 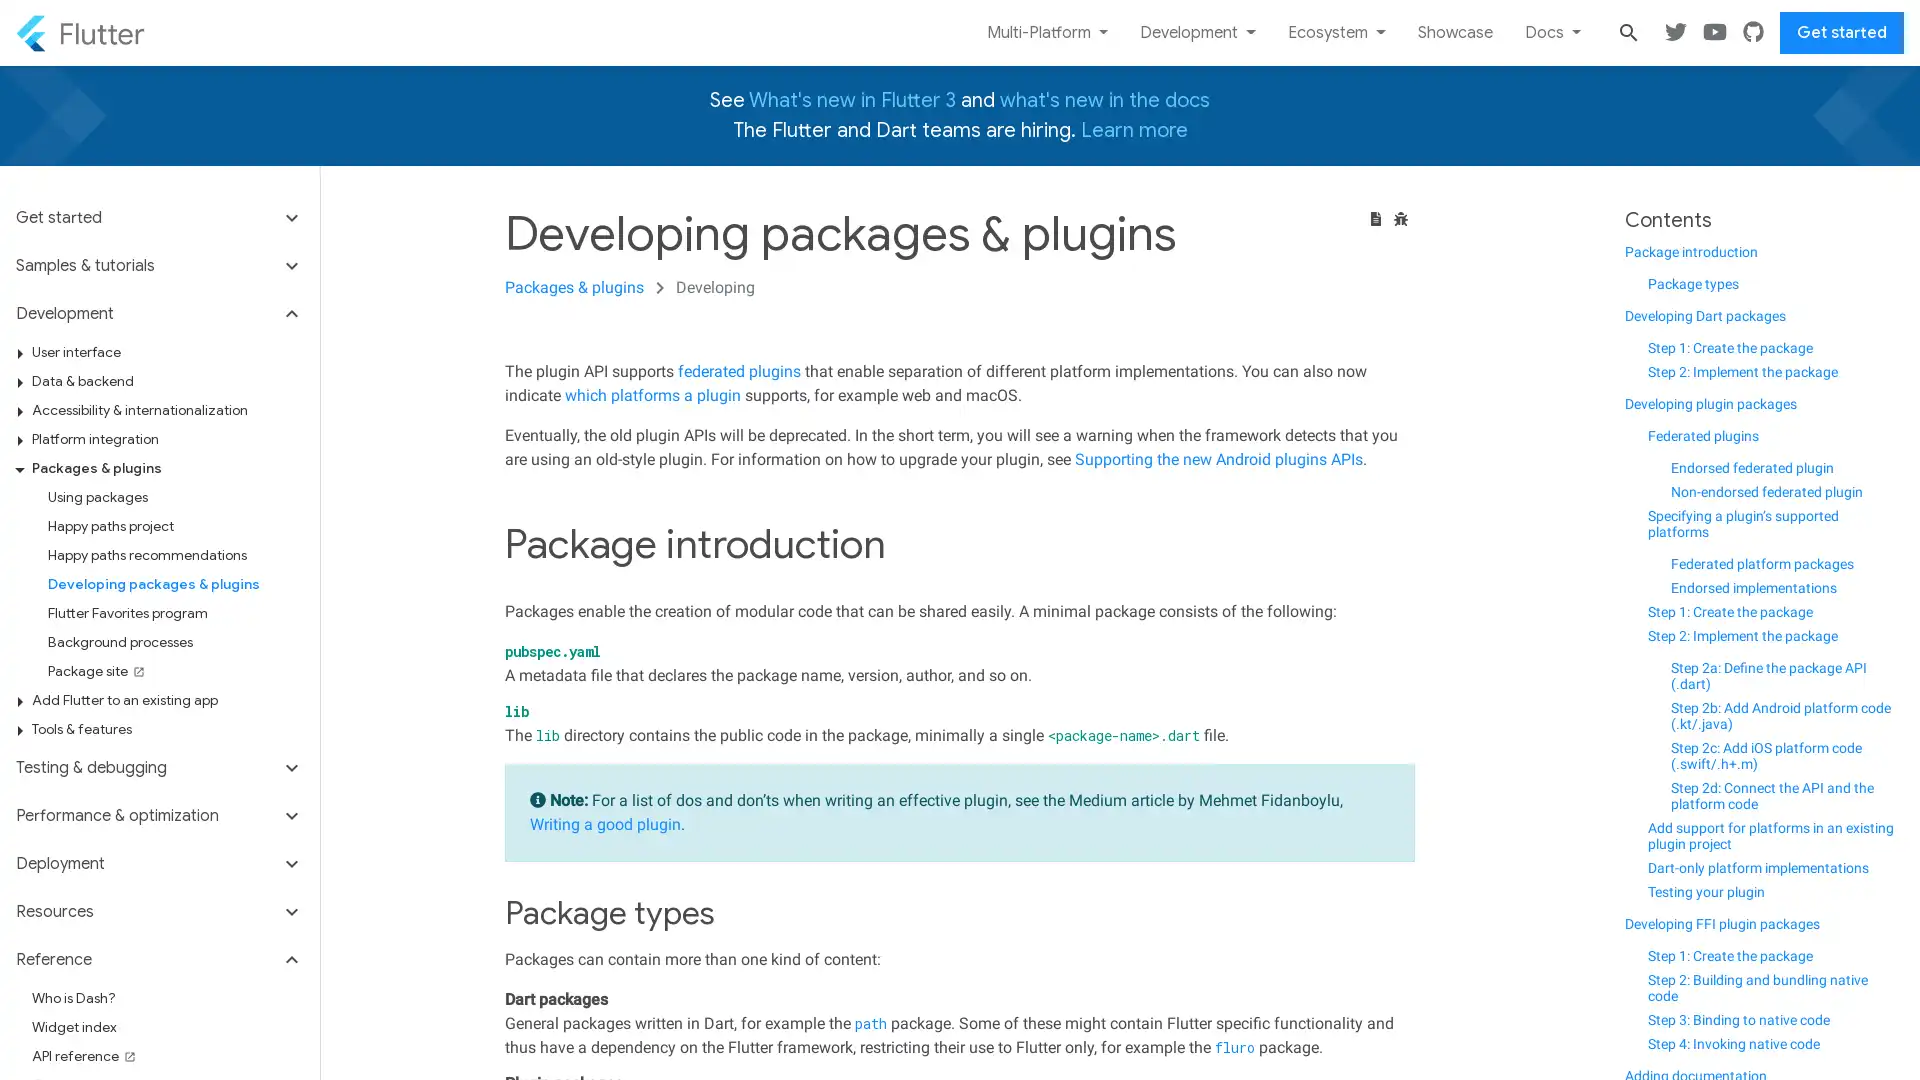 What do you see at coordinates (167, 699) in the screenshot?
I see `arrow_drop_down Add Flutter to an existing app` at bounding box center [167, 699].